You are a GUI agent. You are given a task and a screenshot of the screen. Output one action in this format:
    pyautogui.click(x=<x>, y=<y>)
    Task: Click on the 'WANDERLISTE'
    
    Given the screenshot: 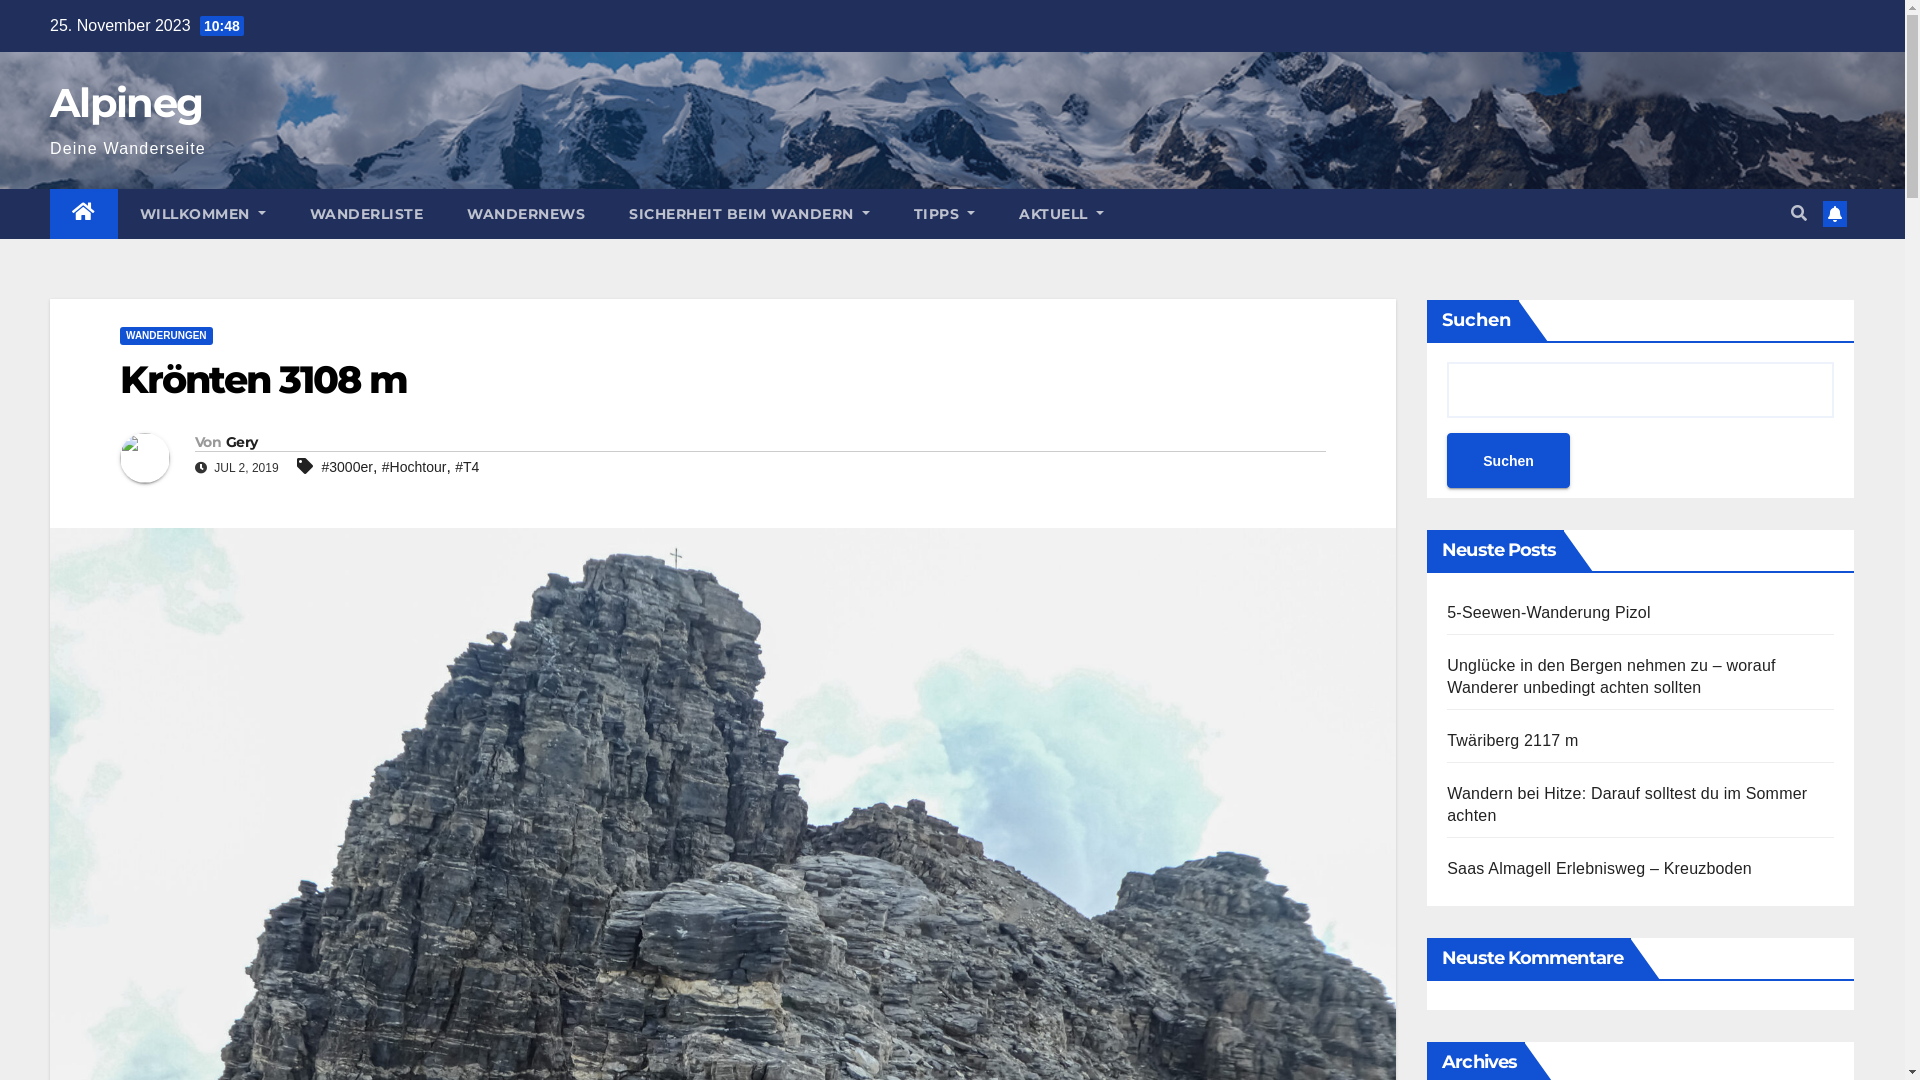 What is the action you would take?
    pyautogui.click(x=287, y=213)
    